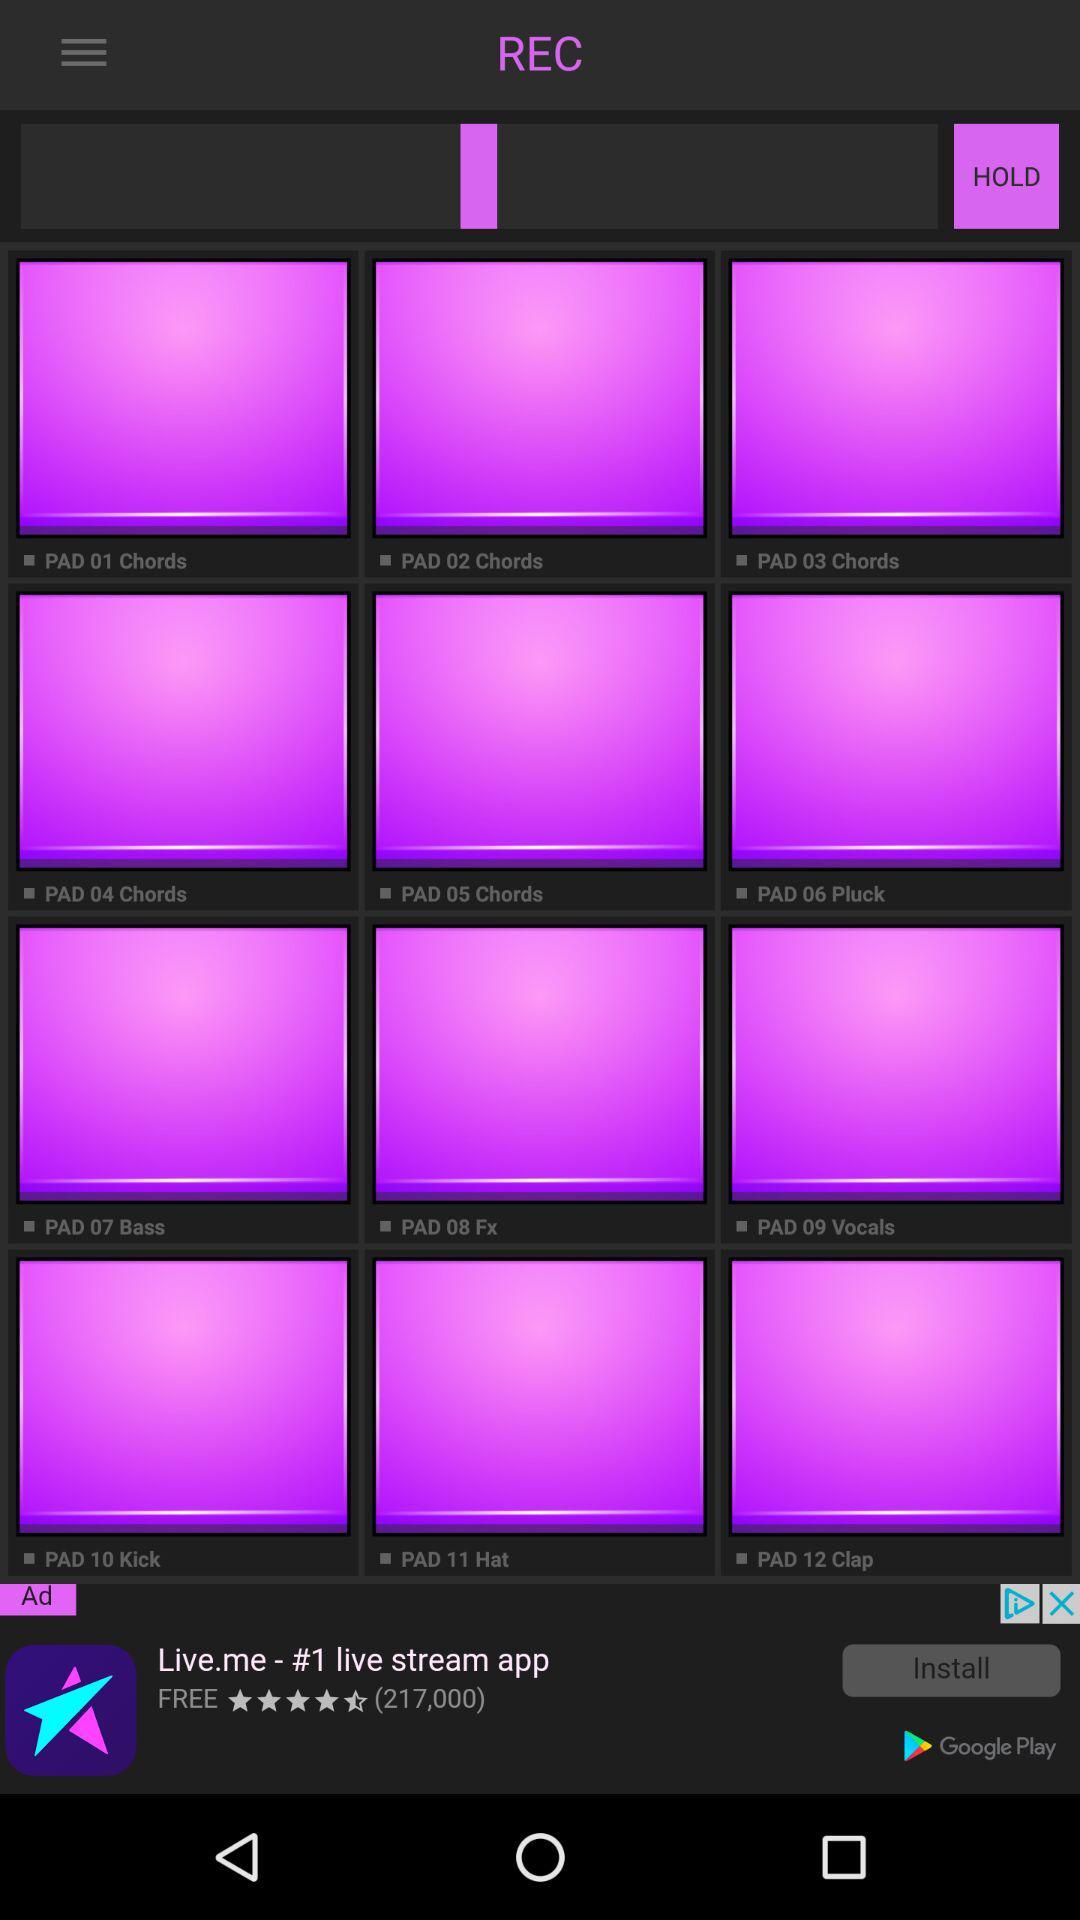 This screenshot has height=1920, width=1080. Describe the element at coordinates (83, 56) in the screenshot. I see `the menu icon` at that location.